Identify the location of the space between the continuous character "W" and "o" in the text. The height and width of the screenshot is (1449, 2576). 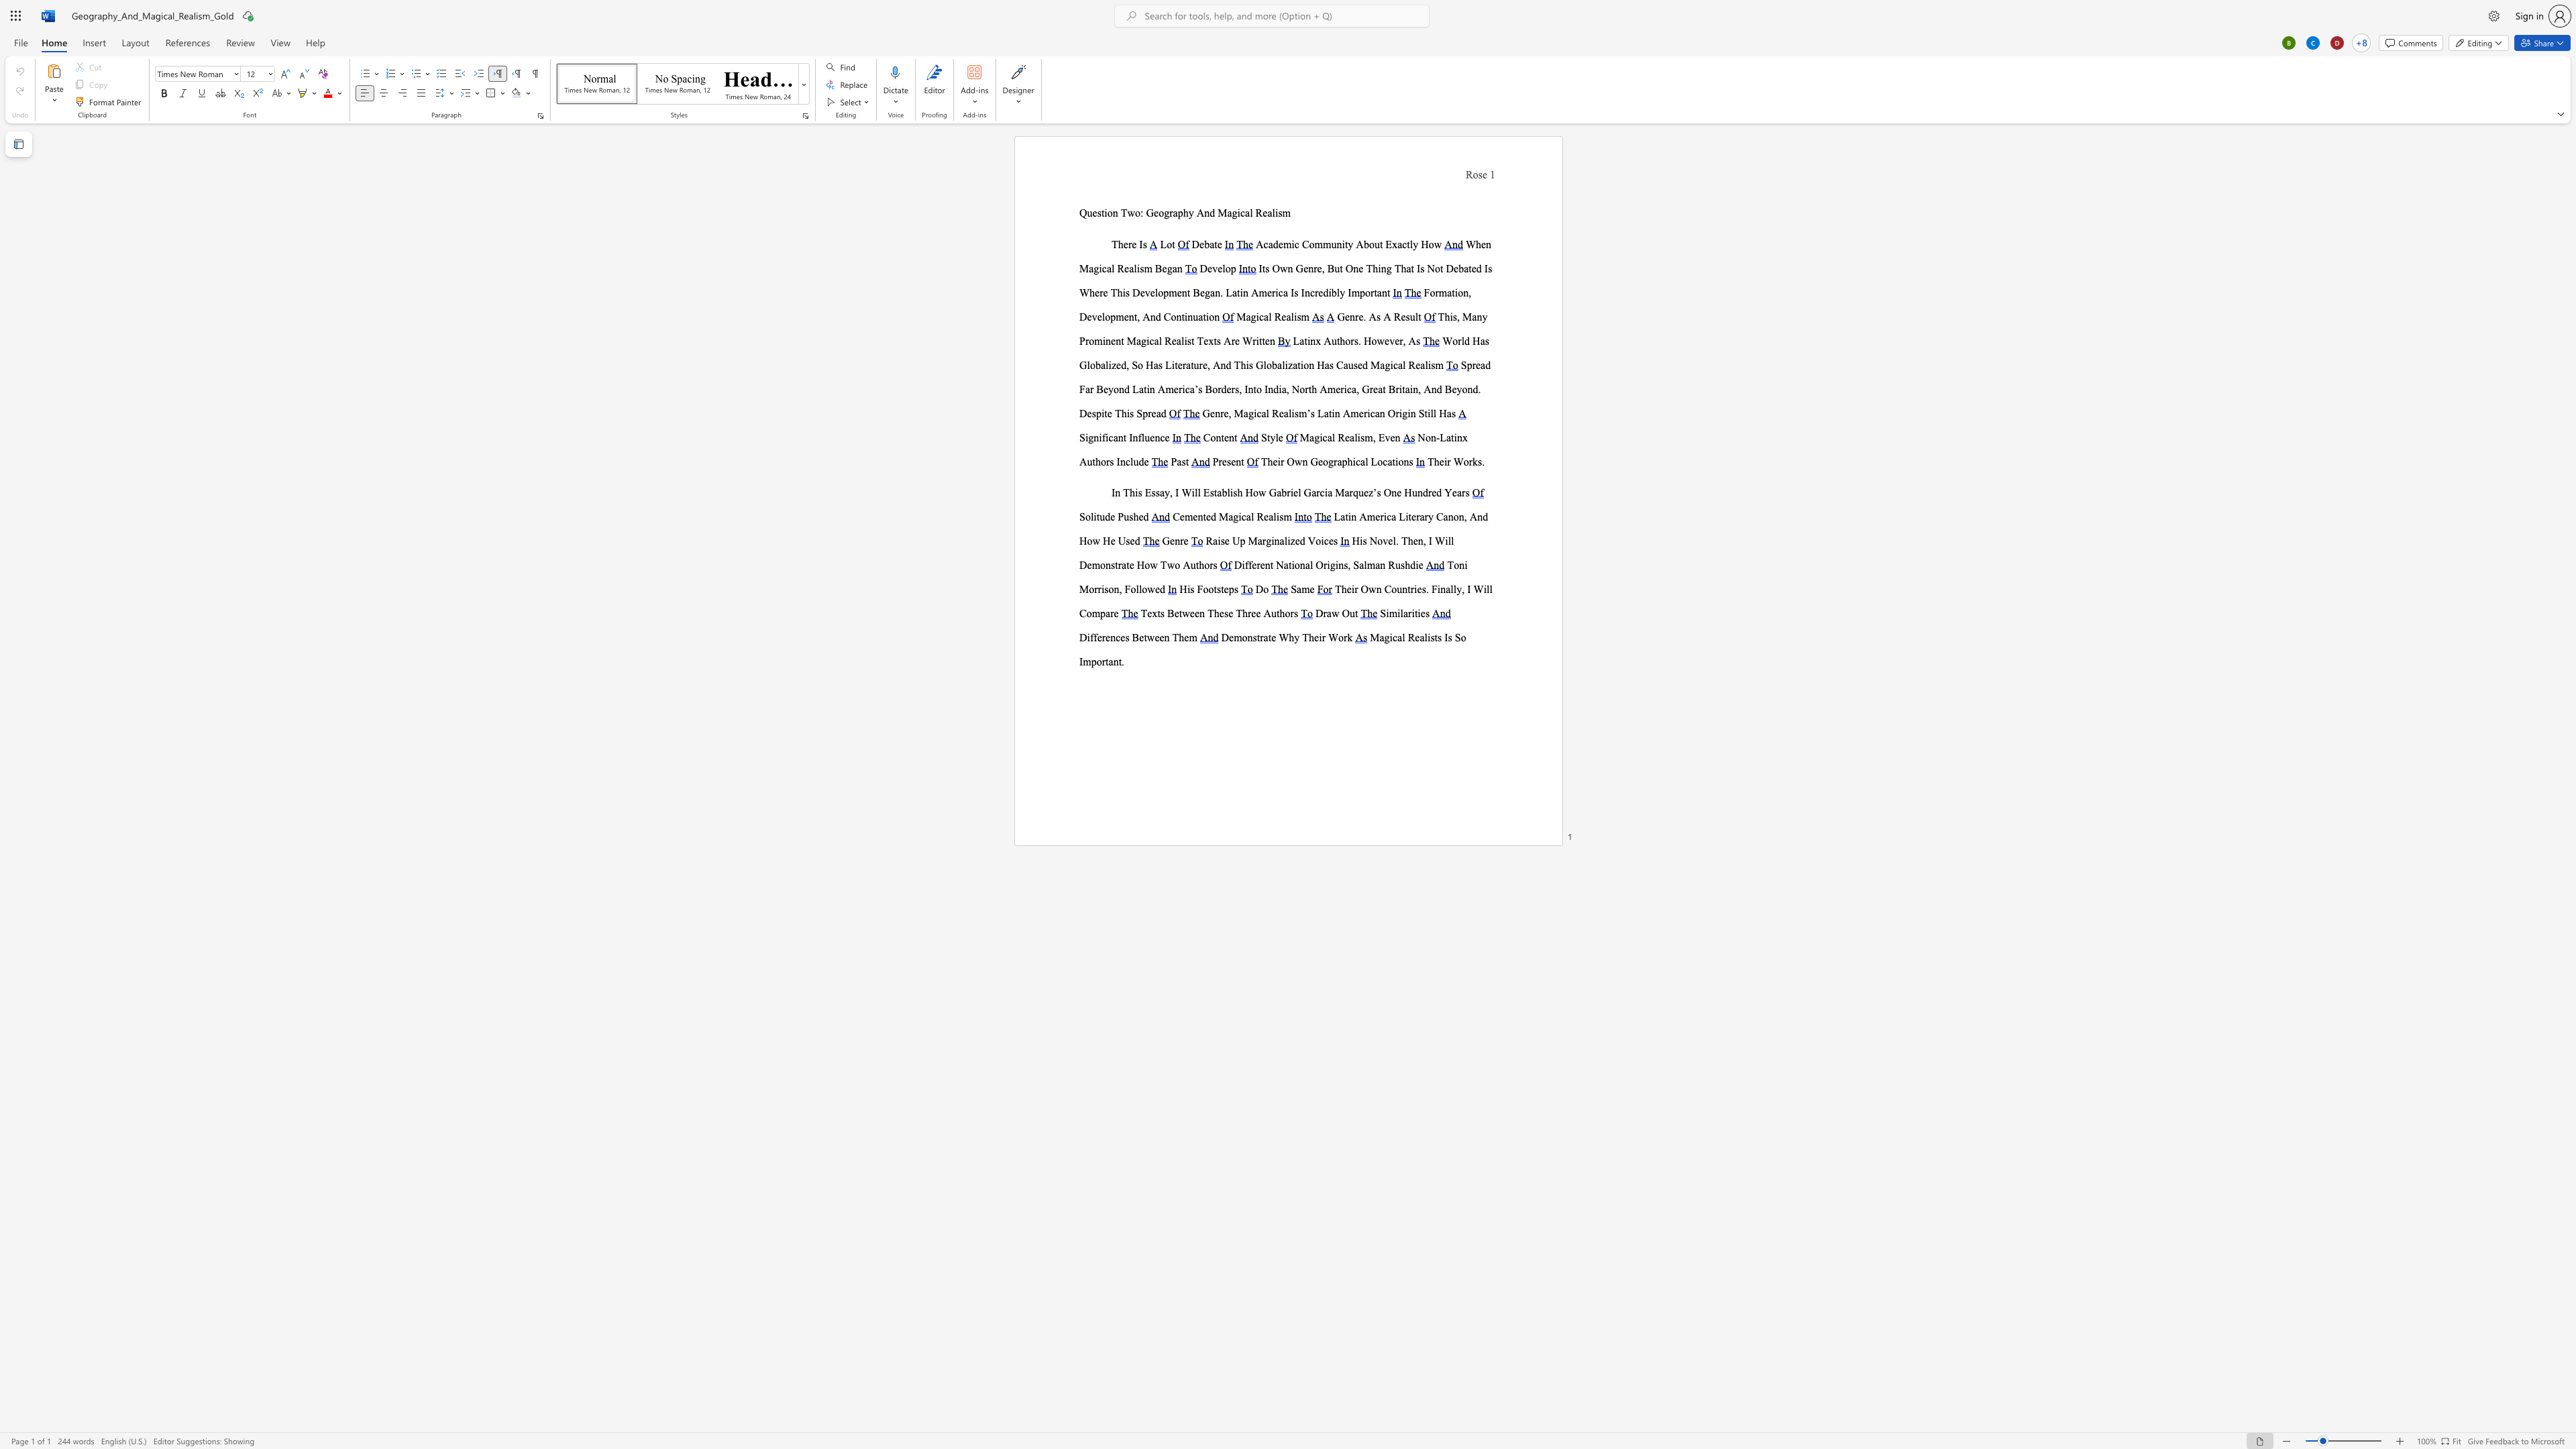
(1461, 460).